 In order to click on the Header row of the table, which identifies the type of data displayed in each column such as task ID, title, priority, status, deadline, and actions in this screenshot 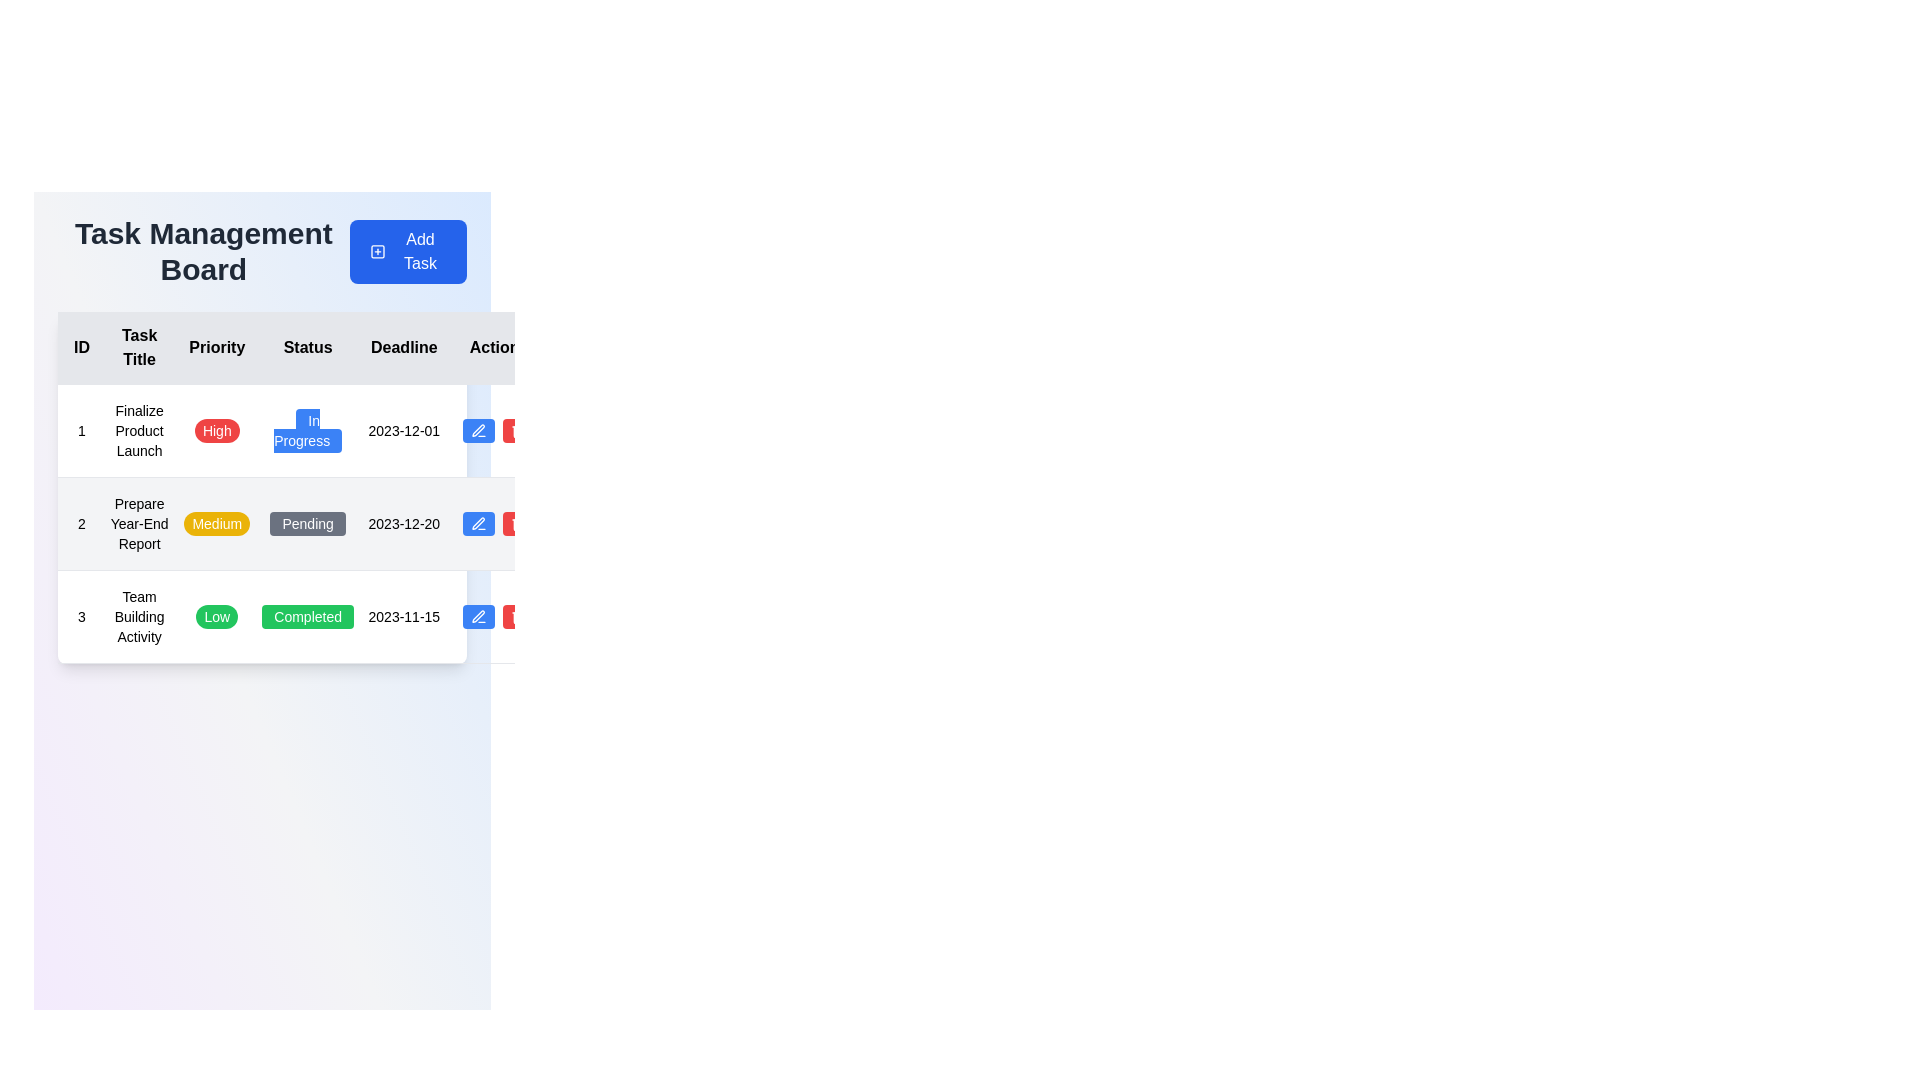, I will do `click(300, 347)`.